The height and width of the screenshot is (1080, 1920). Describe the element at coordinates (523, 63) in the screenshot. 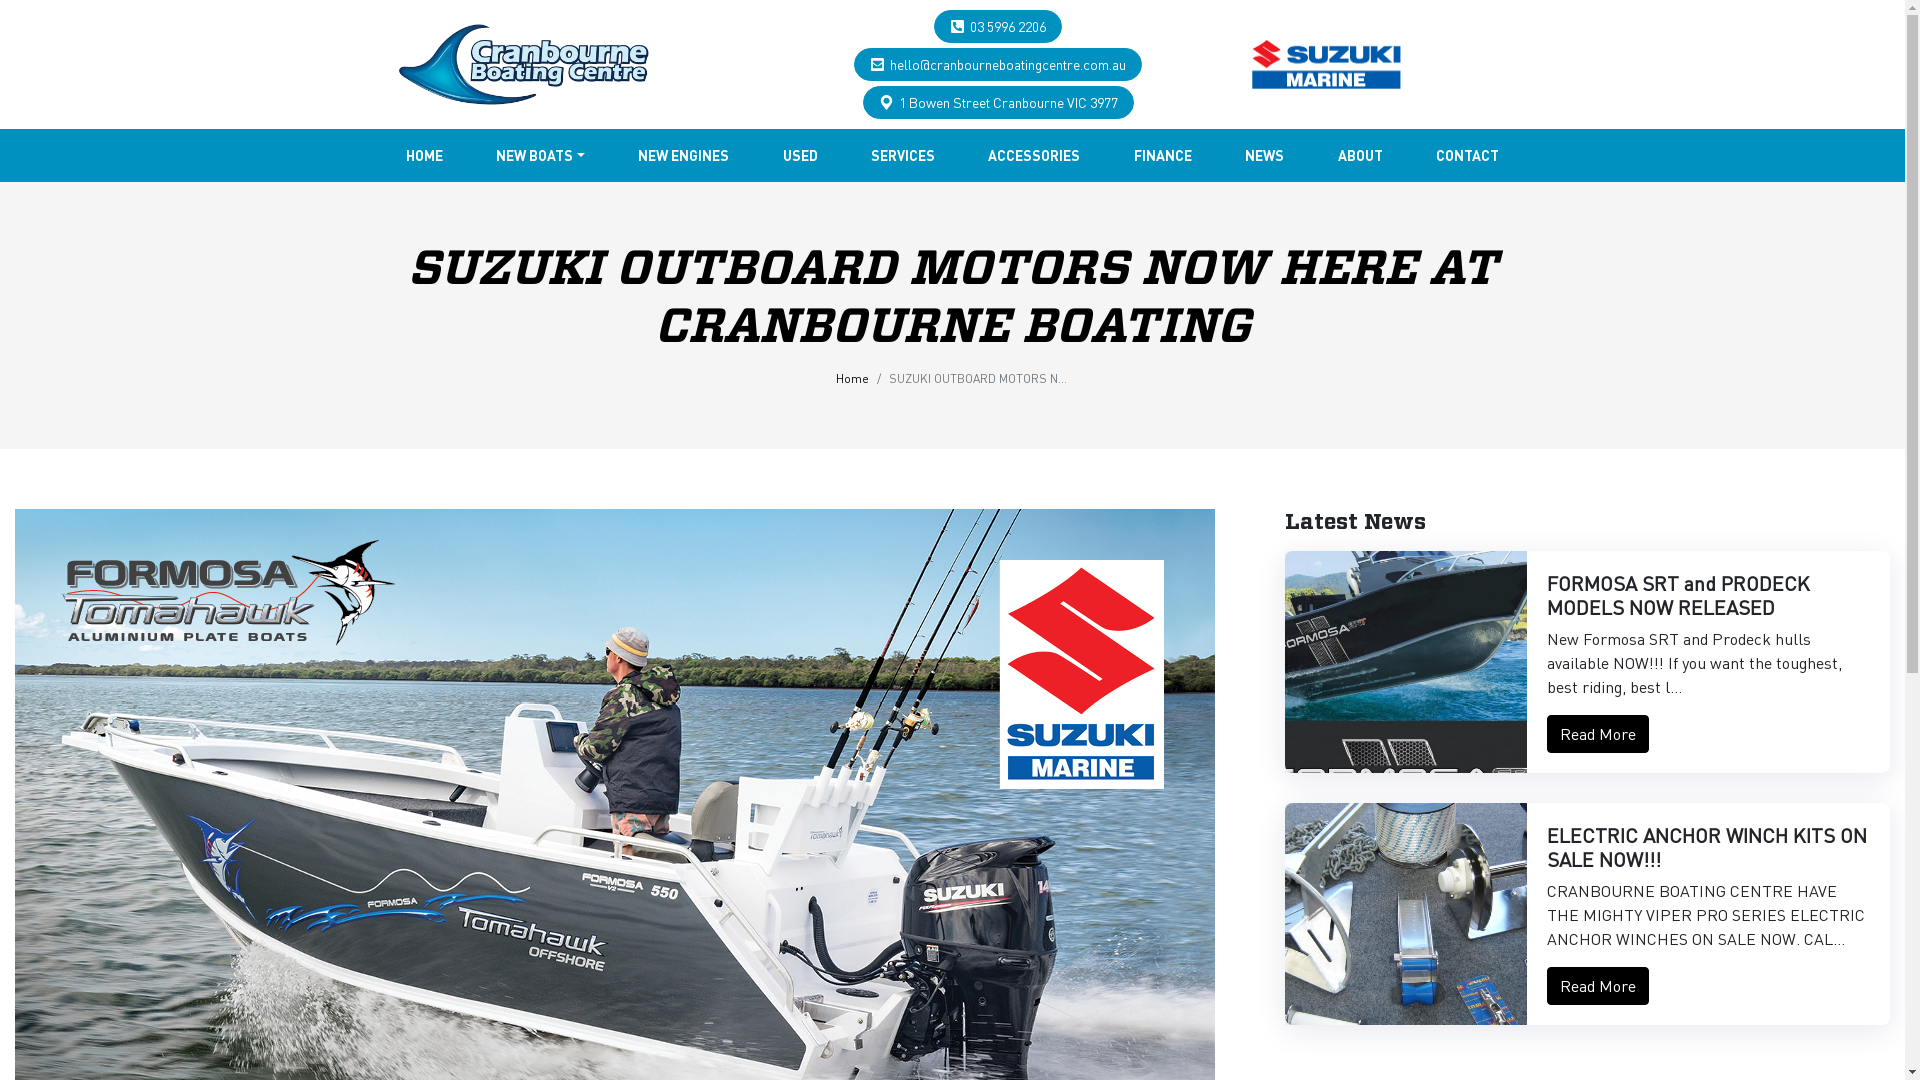

I see `'...'` at that location.